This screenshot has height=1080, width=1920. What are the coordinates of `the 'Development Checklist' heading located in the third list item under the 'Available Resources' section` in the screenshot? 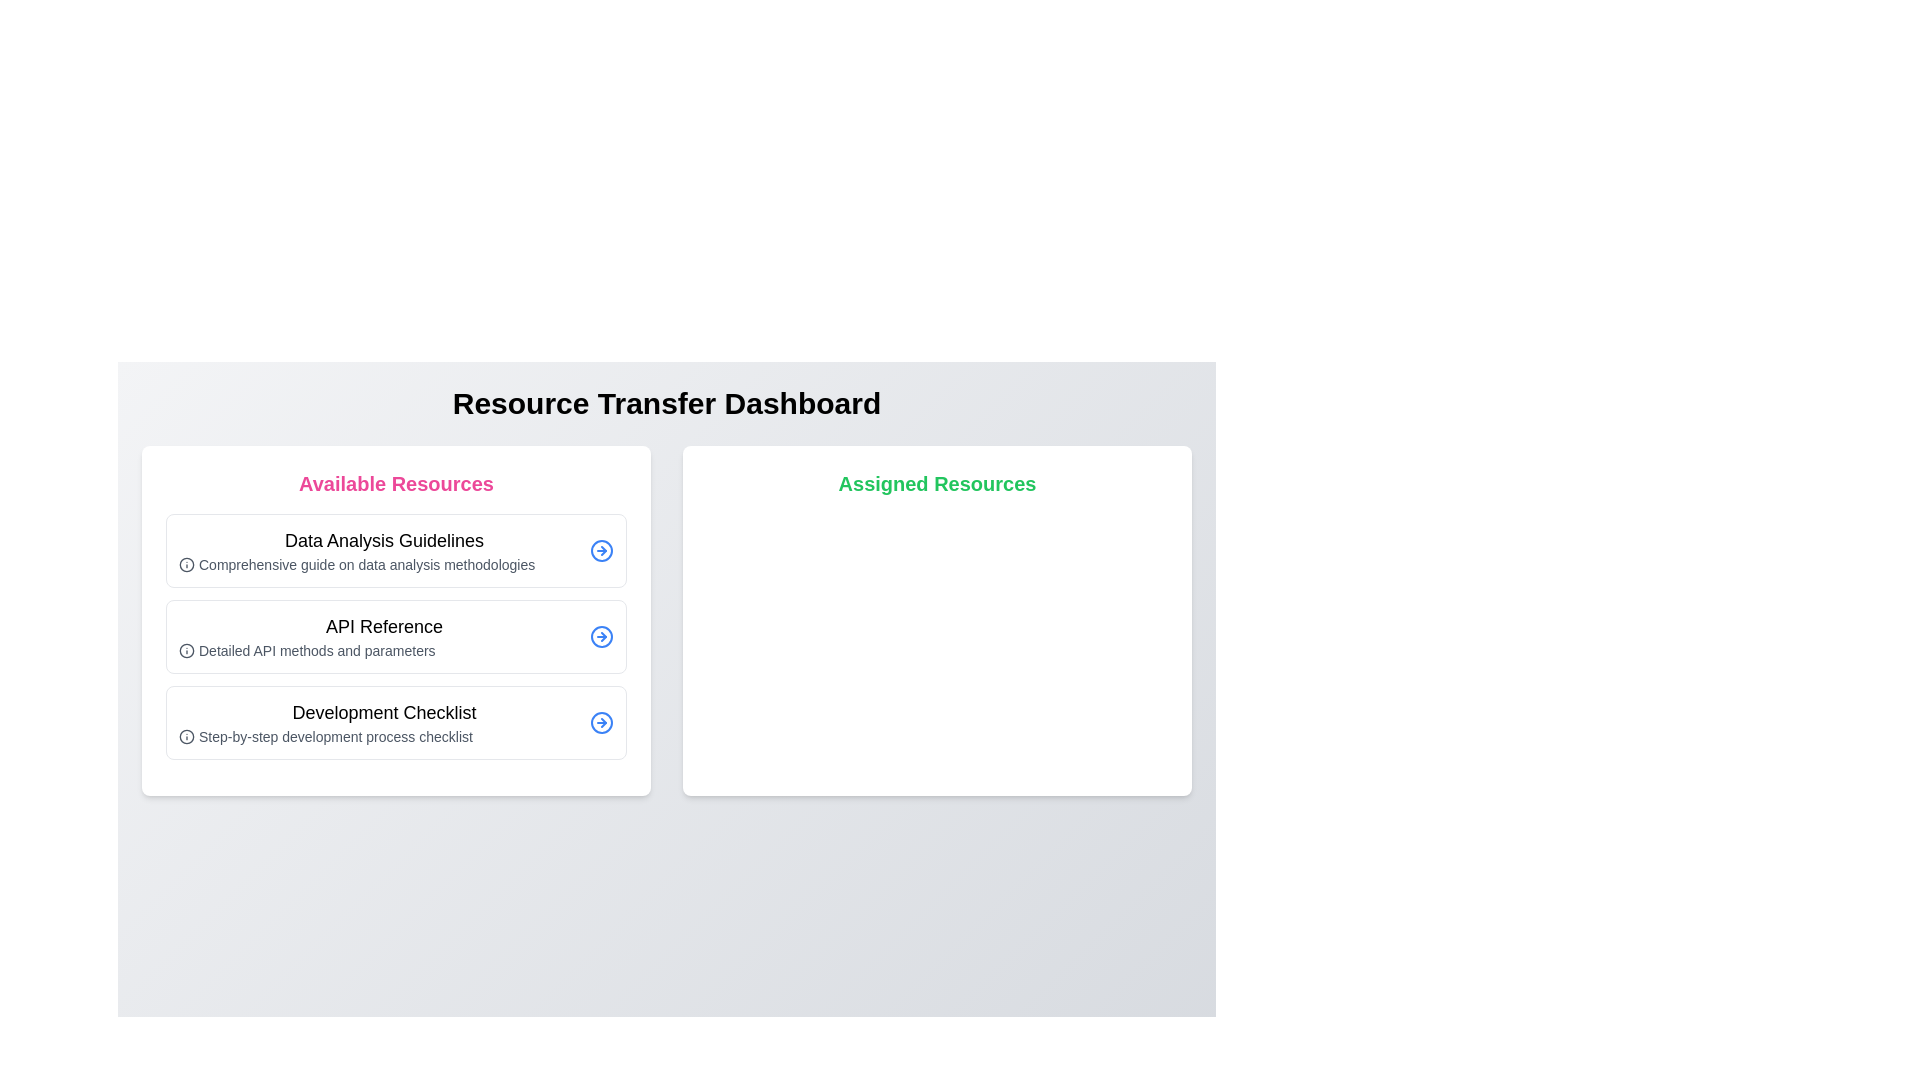 It's located at (384, 712).